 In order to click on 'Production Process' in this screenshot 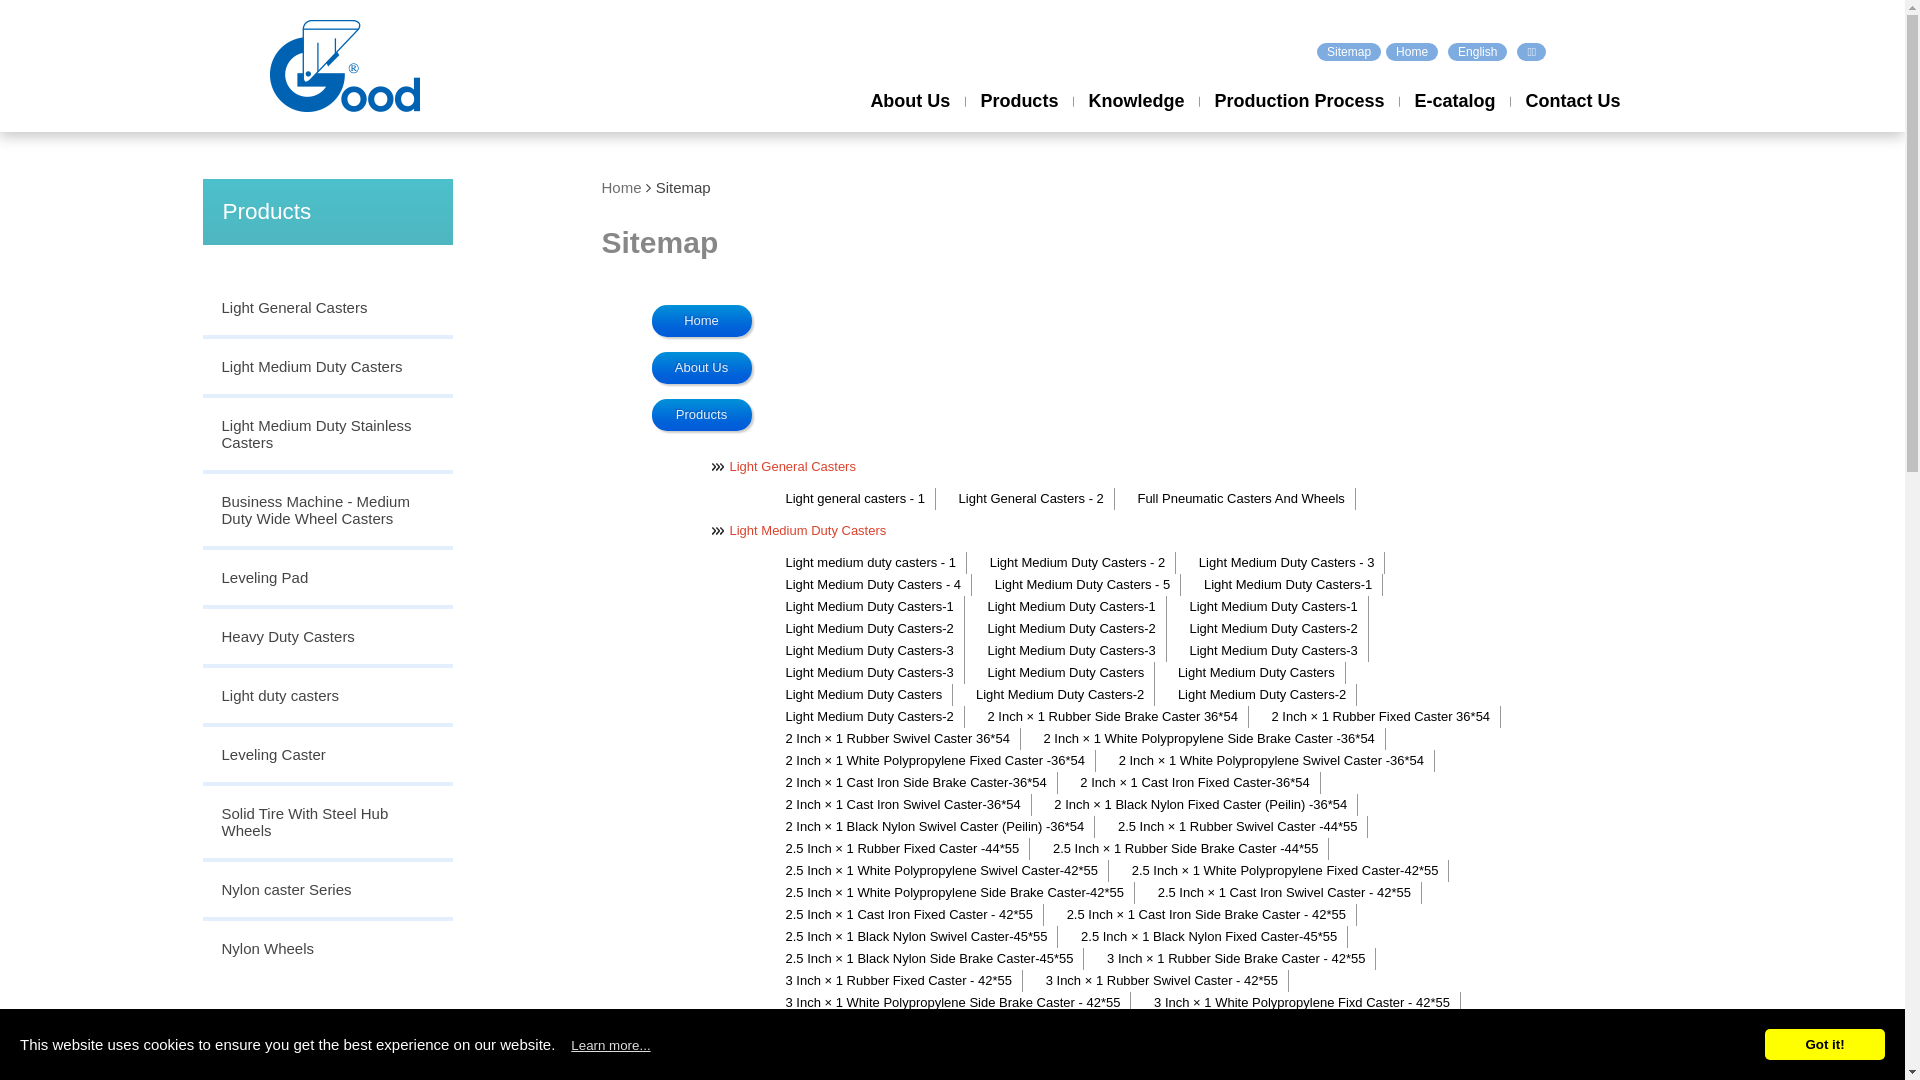, I will do `click(1299, 119)`.